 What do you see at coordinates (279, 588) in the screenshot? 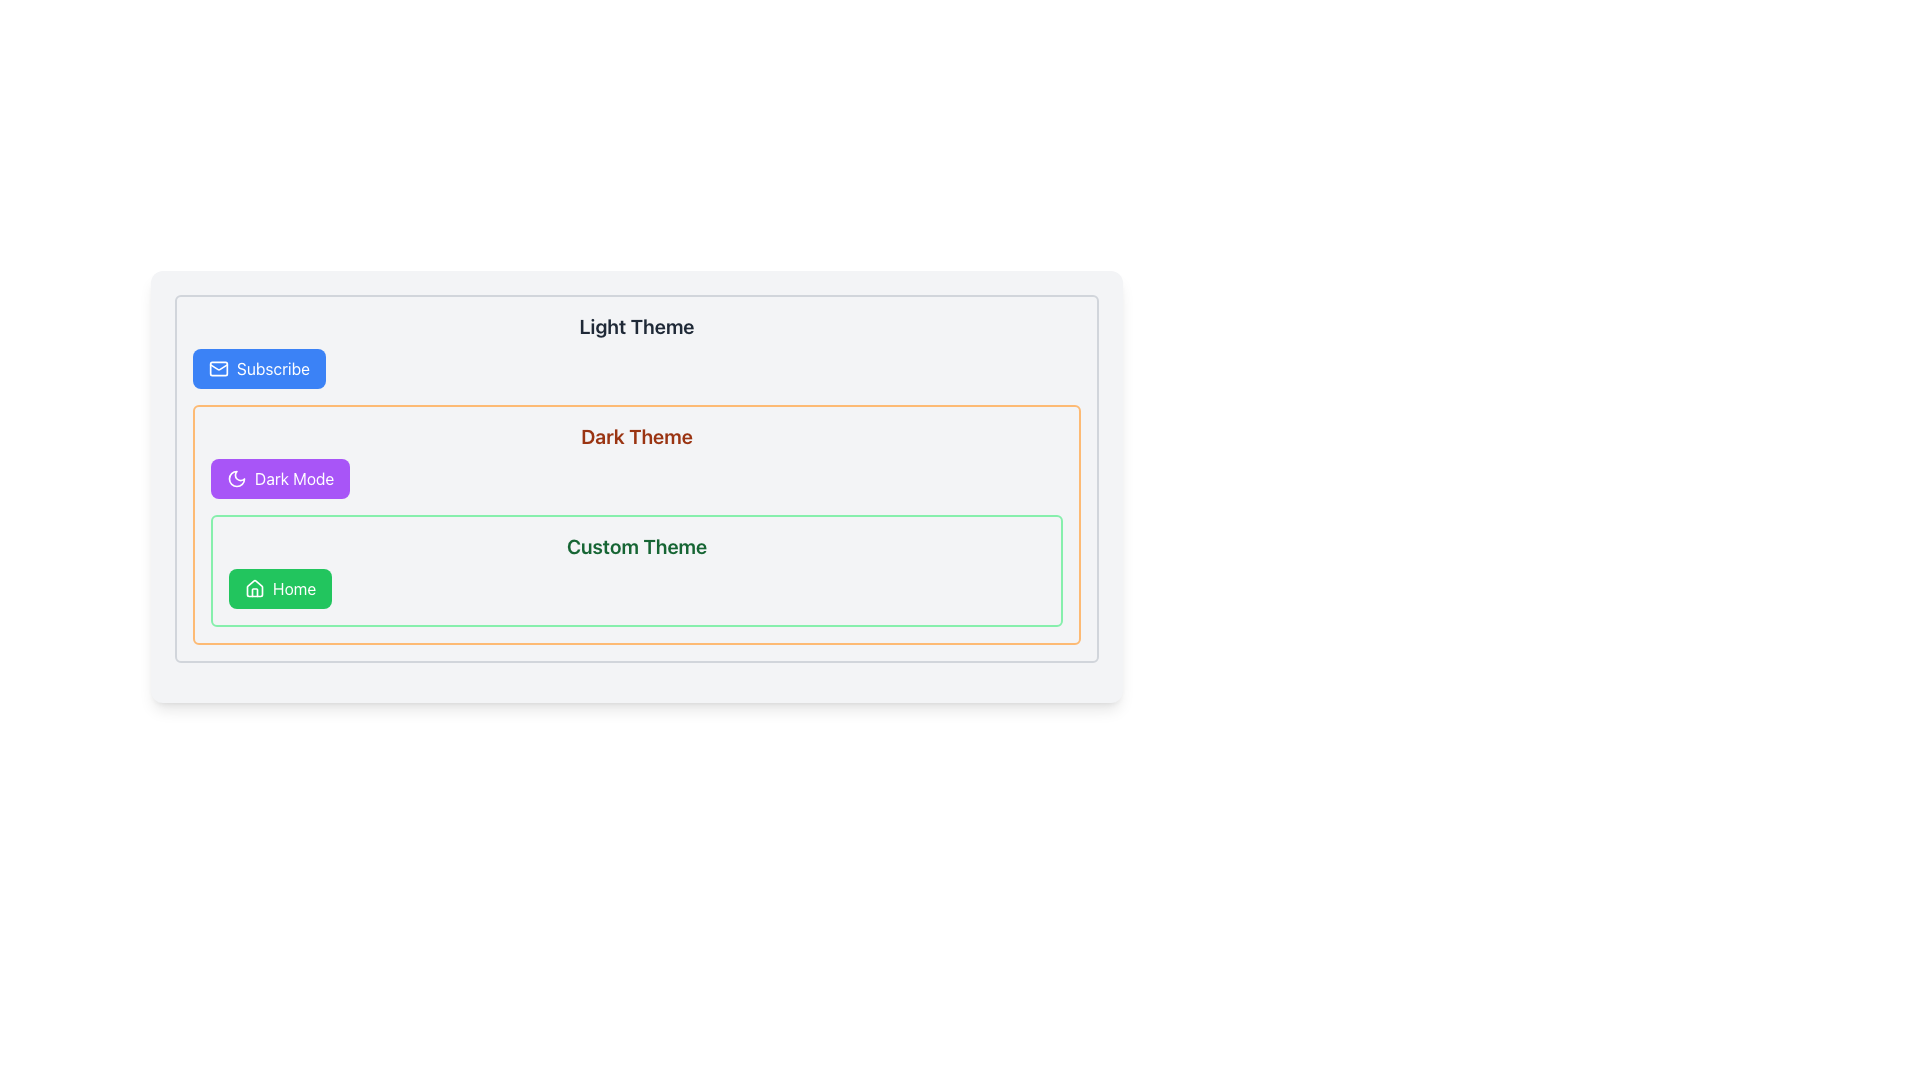
I see `the navigation button located at the bottom-left corner of the 'Custom Theme' section` at bounding box center [279, 588].